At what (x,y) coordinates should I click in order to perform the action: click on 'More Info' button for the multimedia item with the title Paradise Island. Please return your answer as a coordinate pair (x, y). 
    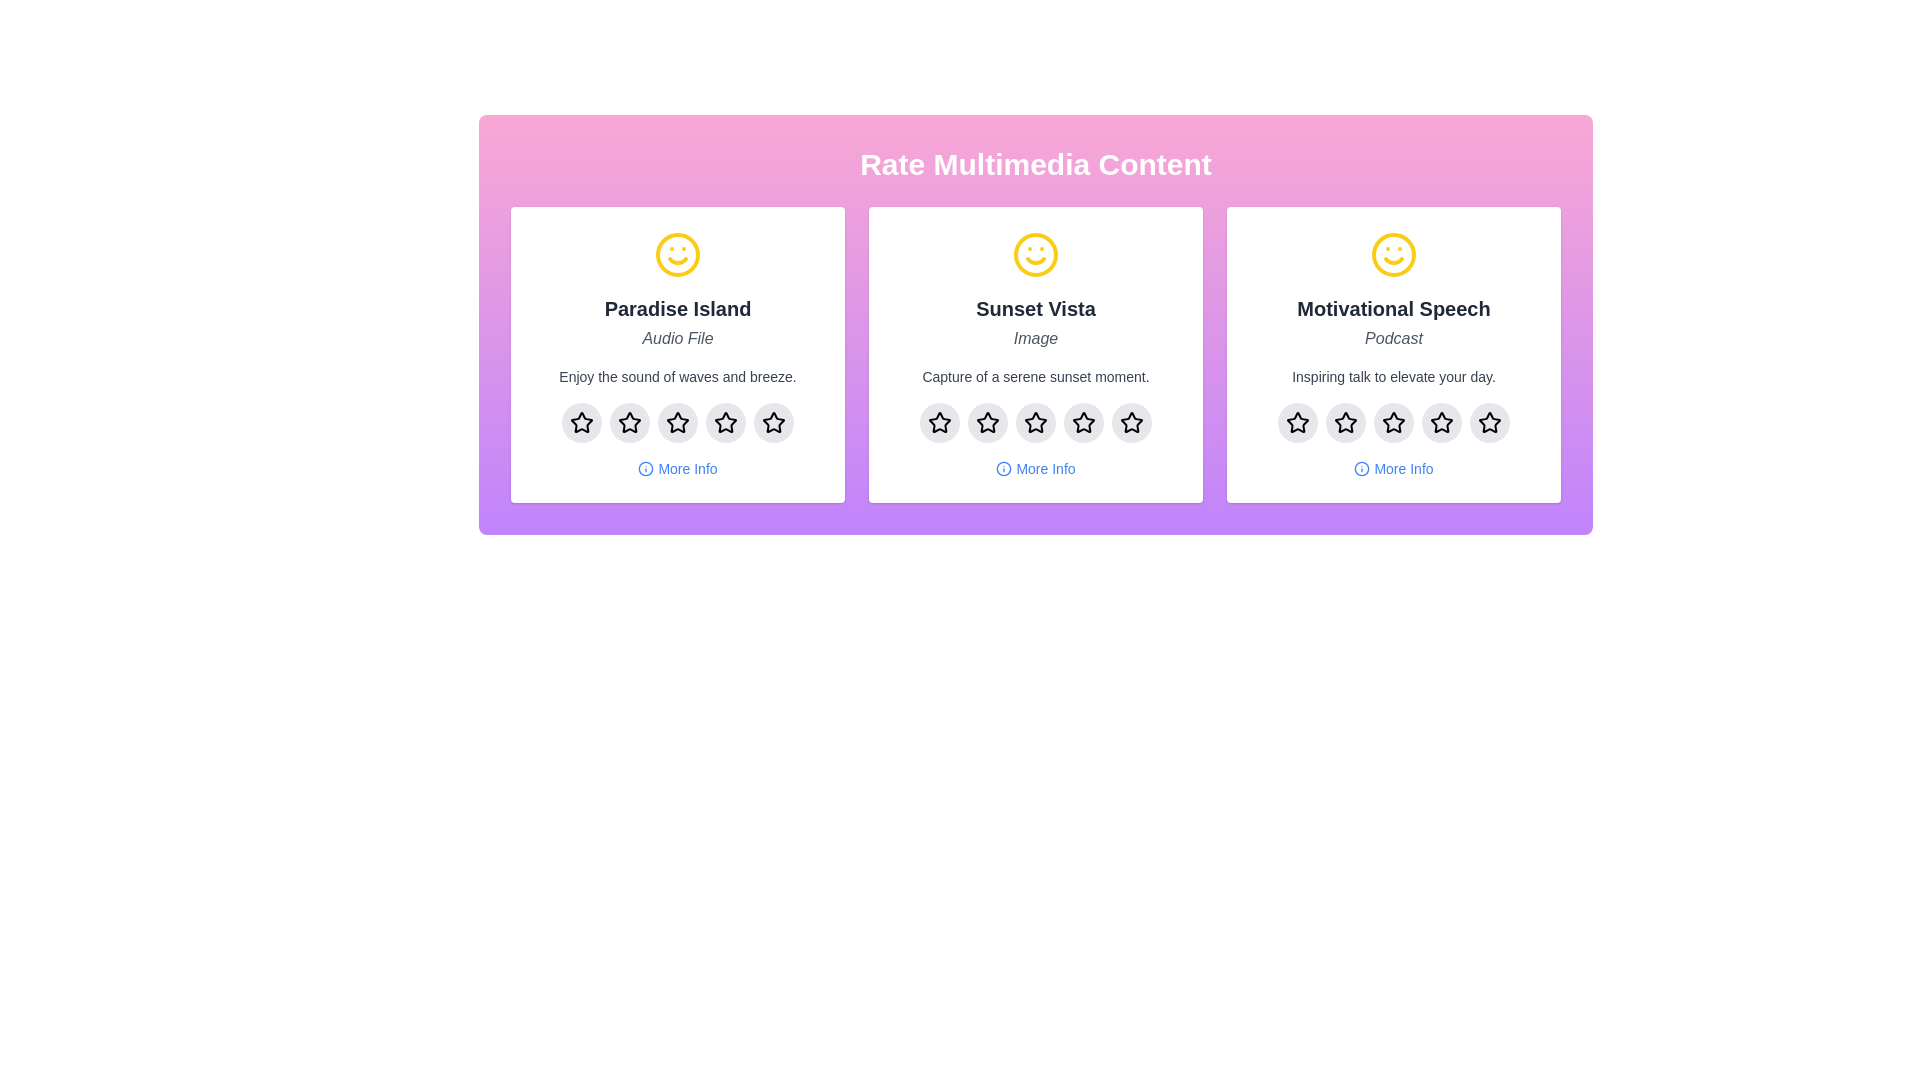
    Looking at the image, I should click on (677, 469).